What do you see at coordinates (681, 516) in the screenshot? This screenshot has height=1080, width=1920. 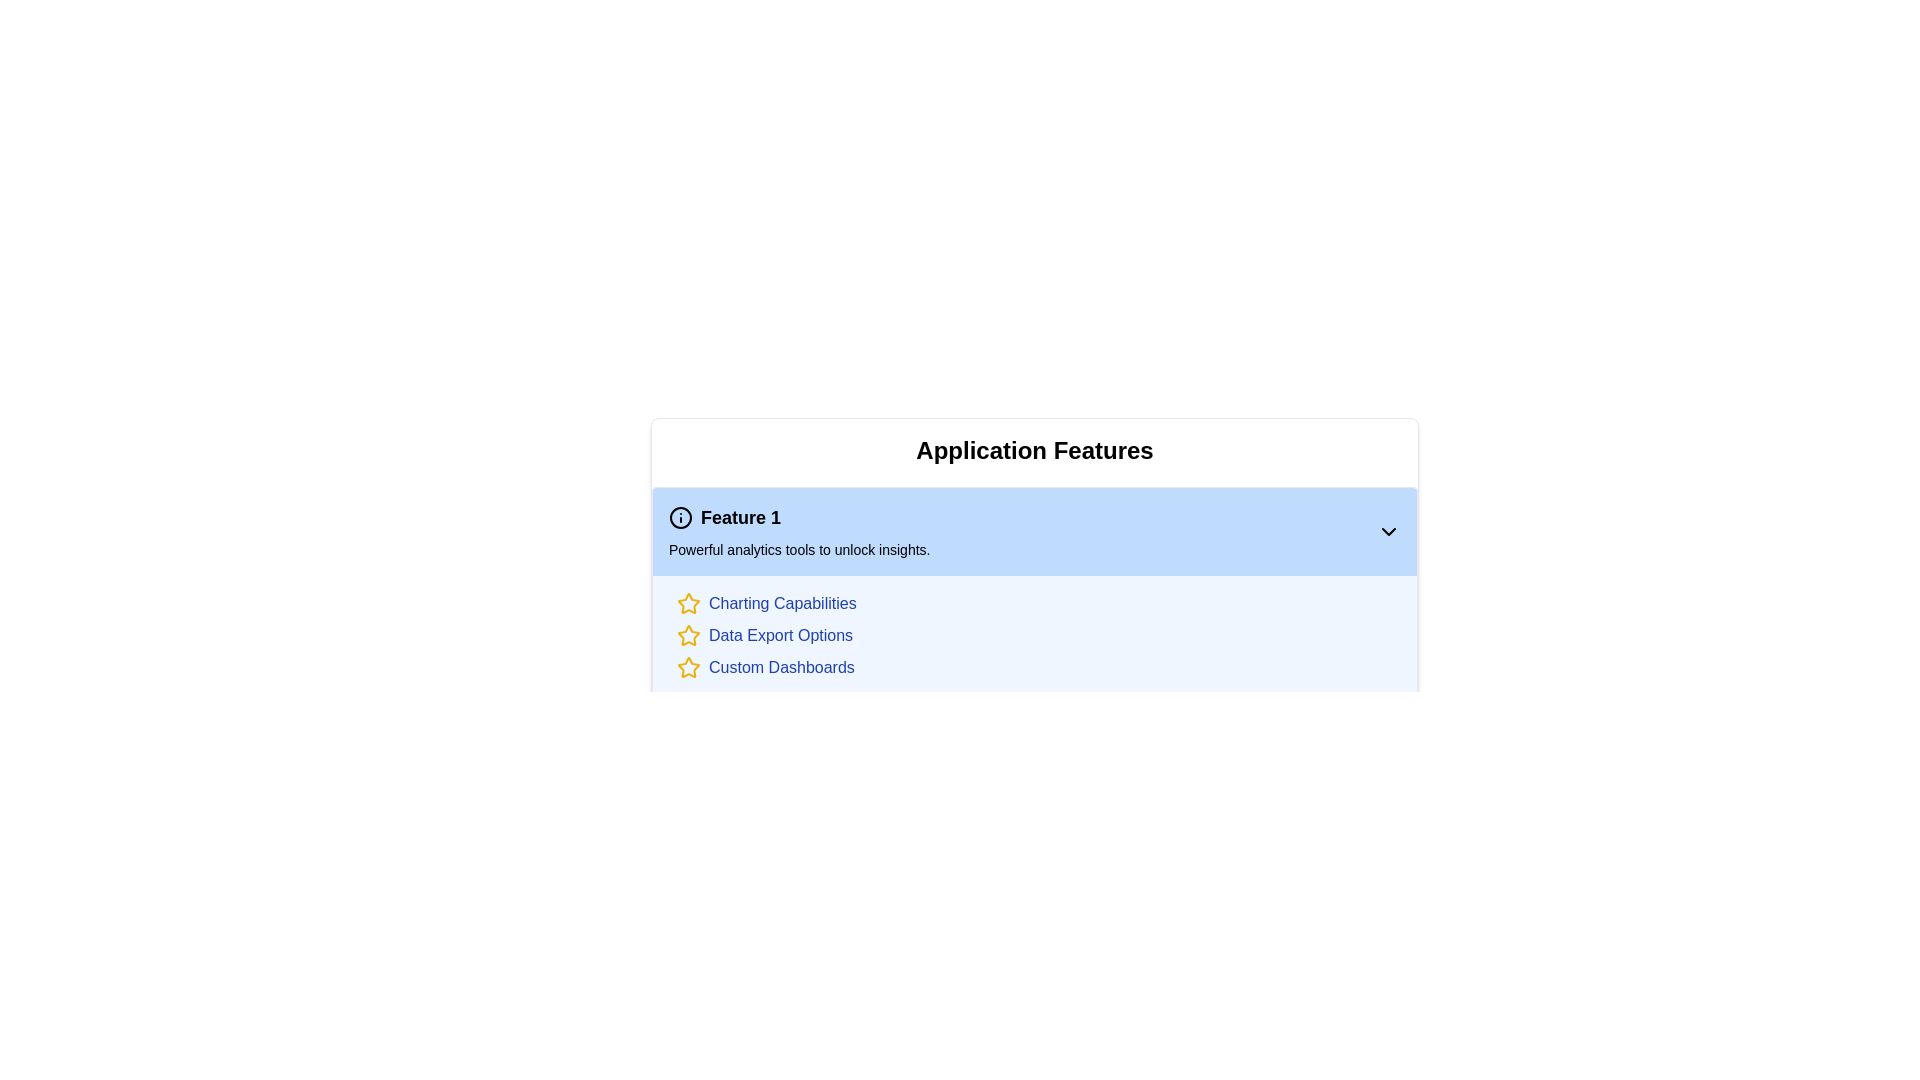 I see `the central circular component of the SVG icon located at the top-left corner of the blue header bar labeled 'Feature 1'` at bounding box center [681, 516].